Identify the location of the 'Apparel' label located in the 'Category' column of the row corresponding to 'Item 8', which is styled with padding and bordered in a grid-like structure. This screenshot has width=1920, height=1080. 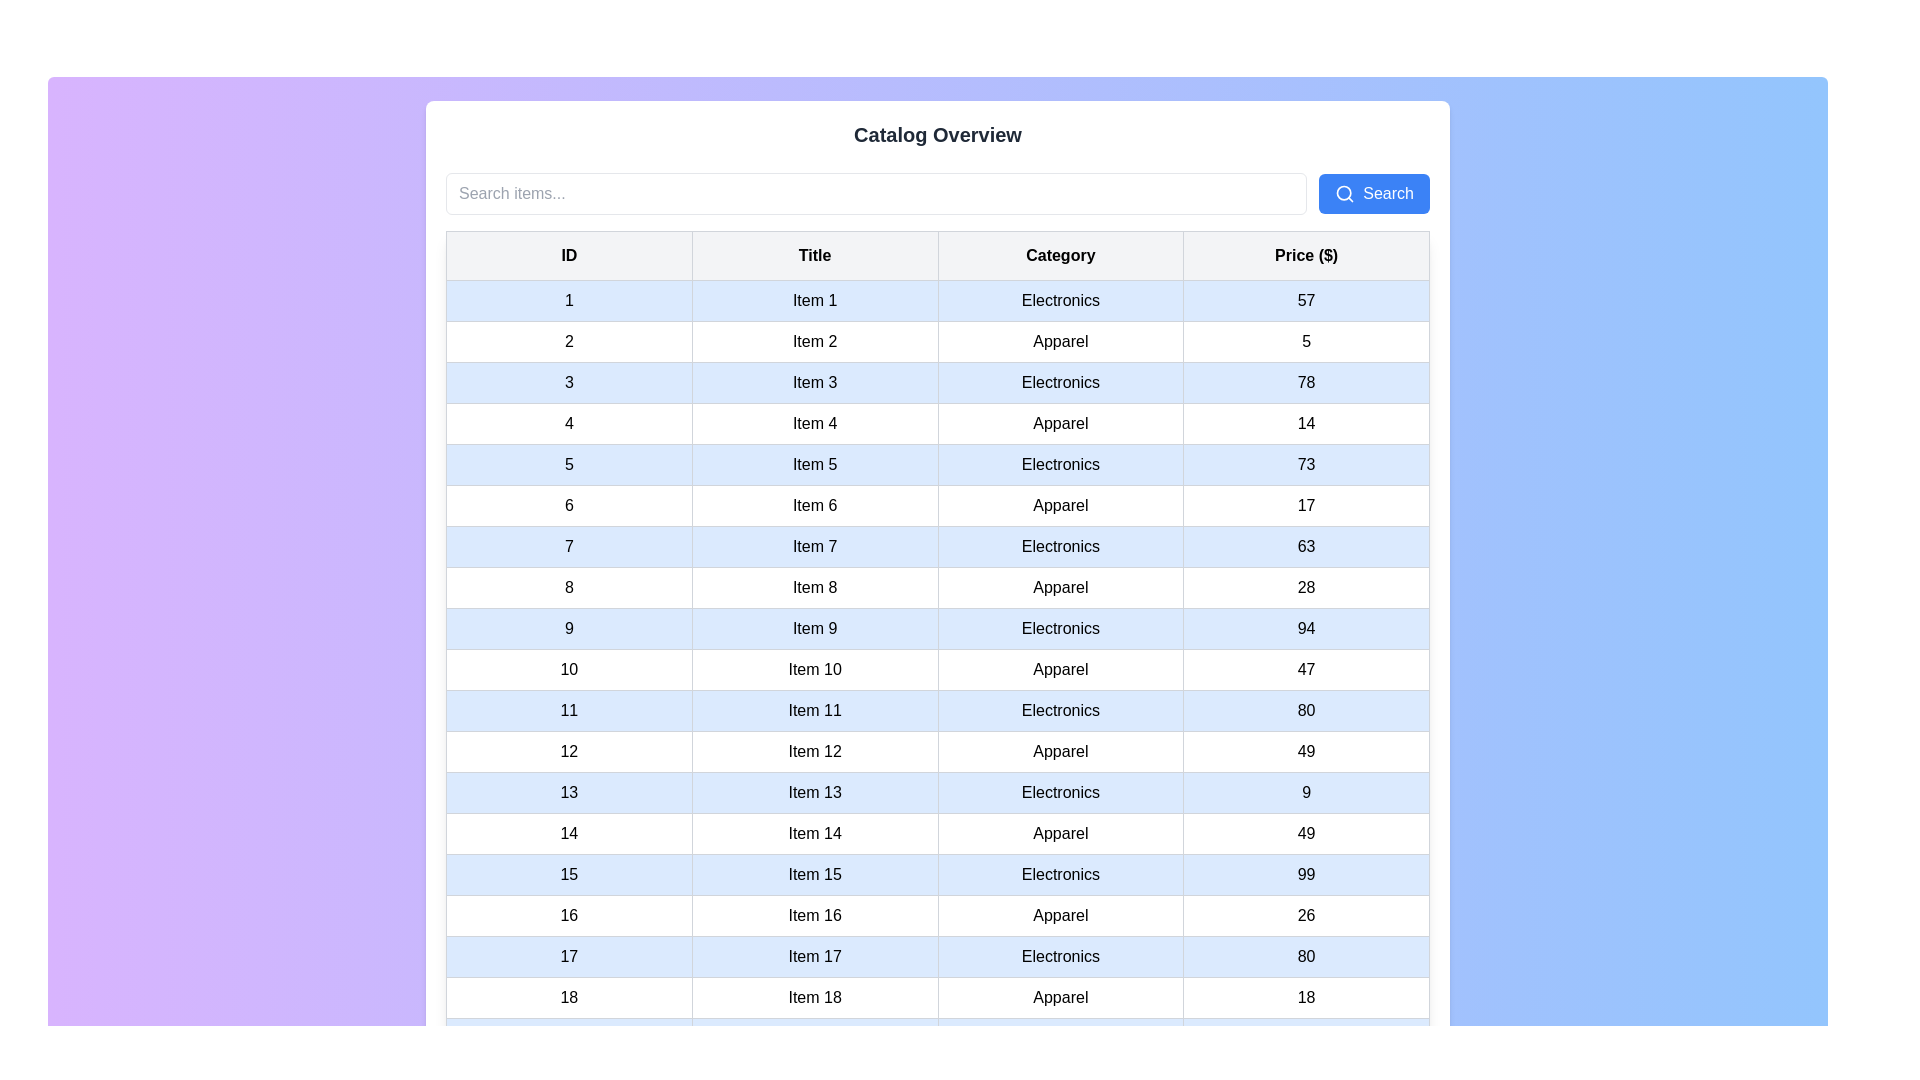
(1059, 586).